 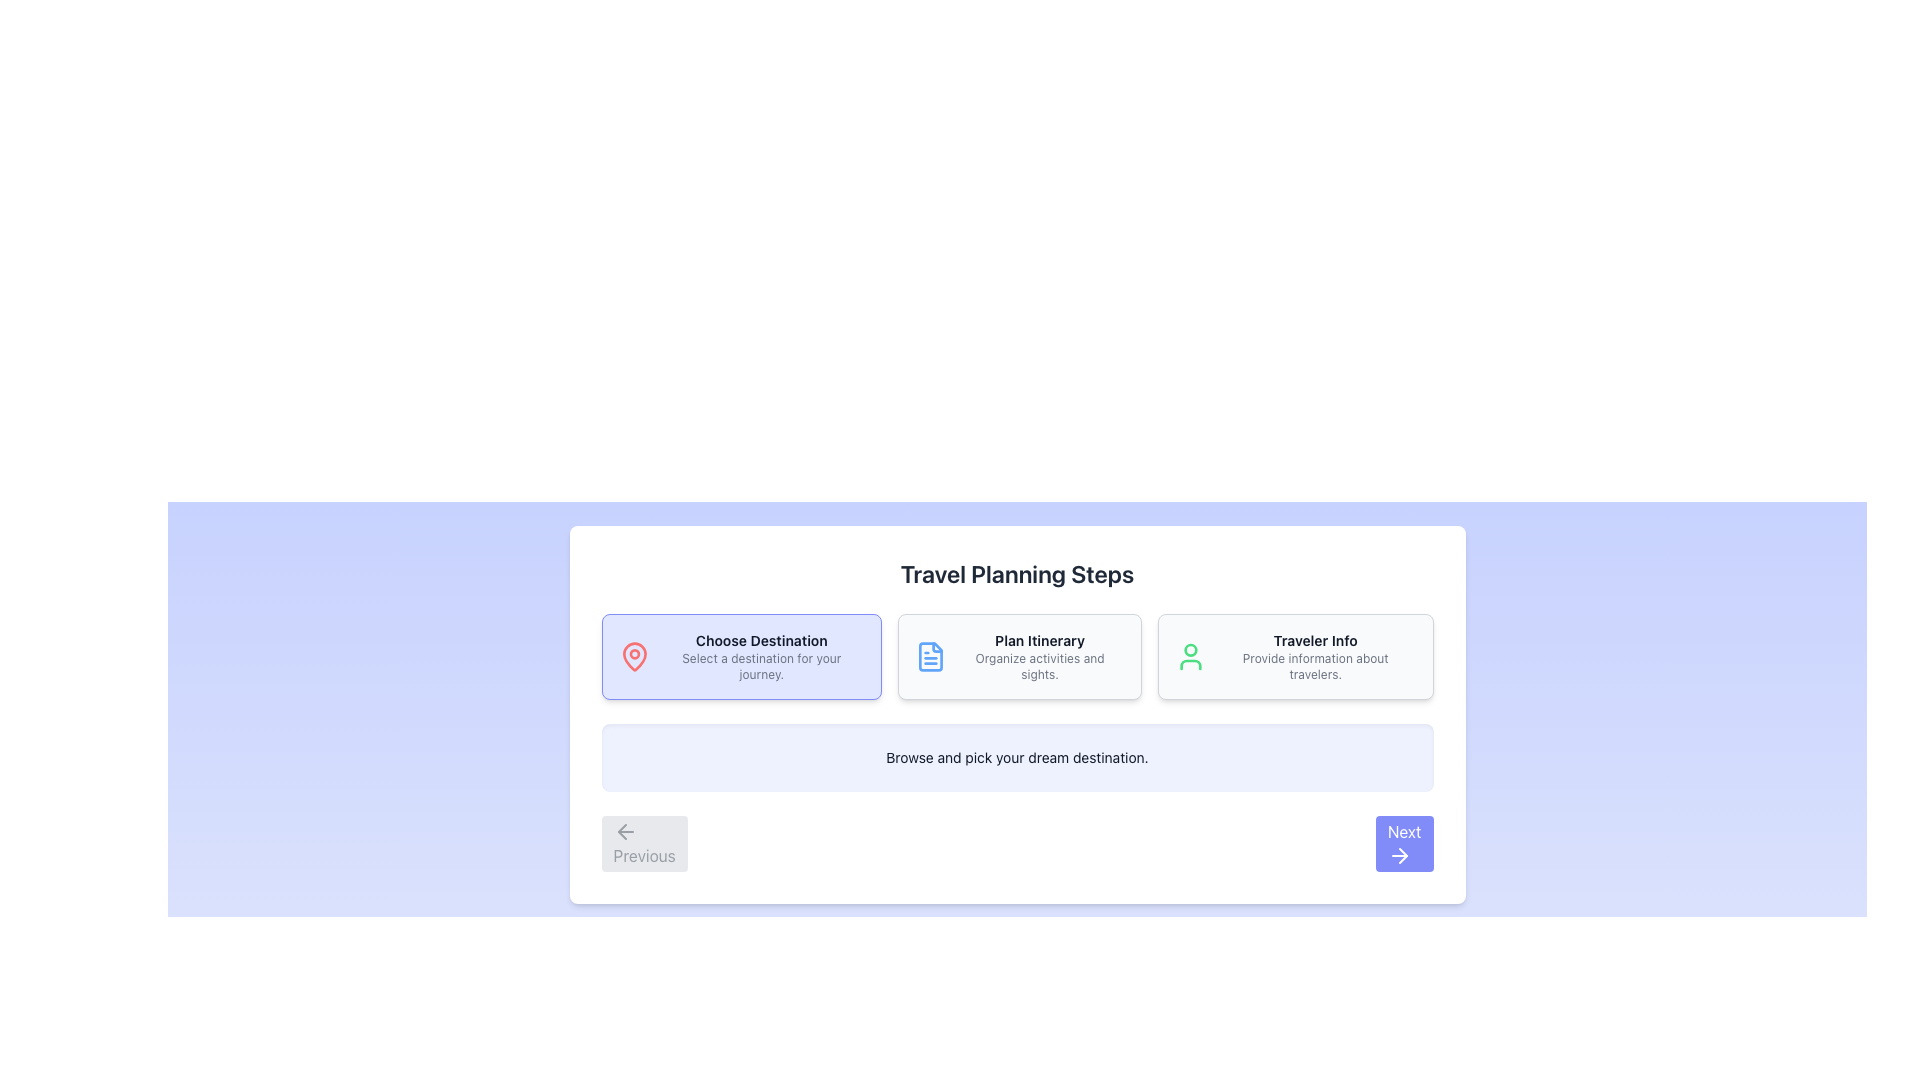 What do you see at coordinates (1315, 667) in the screenshot?
I see `the static text element that reads 'Provide information about travelers.' located below the 'Traveler Info' heading in the rightmost section of the UI` at bounding box center [1315, 667].